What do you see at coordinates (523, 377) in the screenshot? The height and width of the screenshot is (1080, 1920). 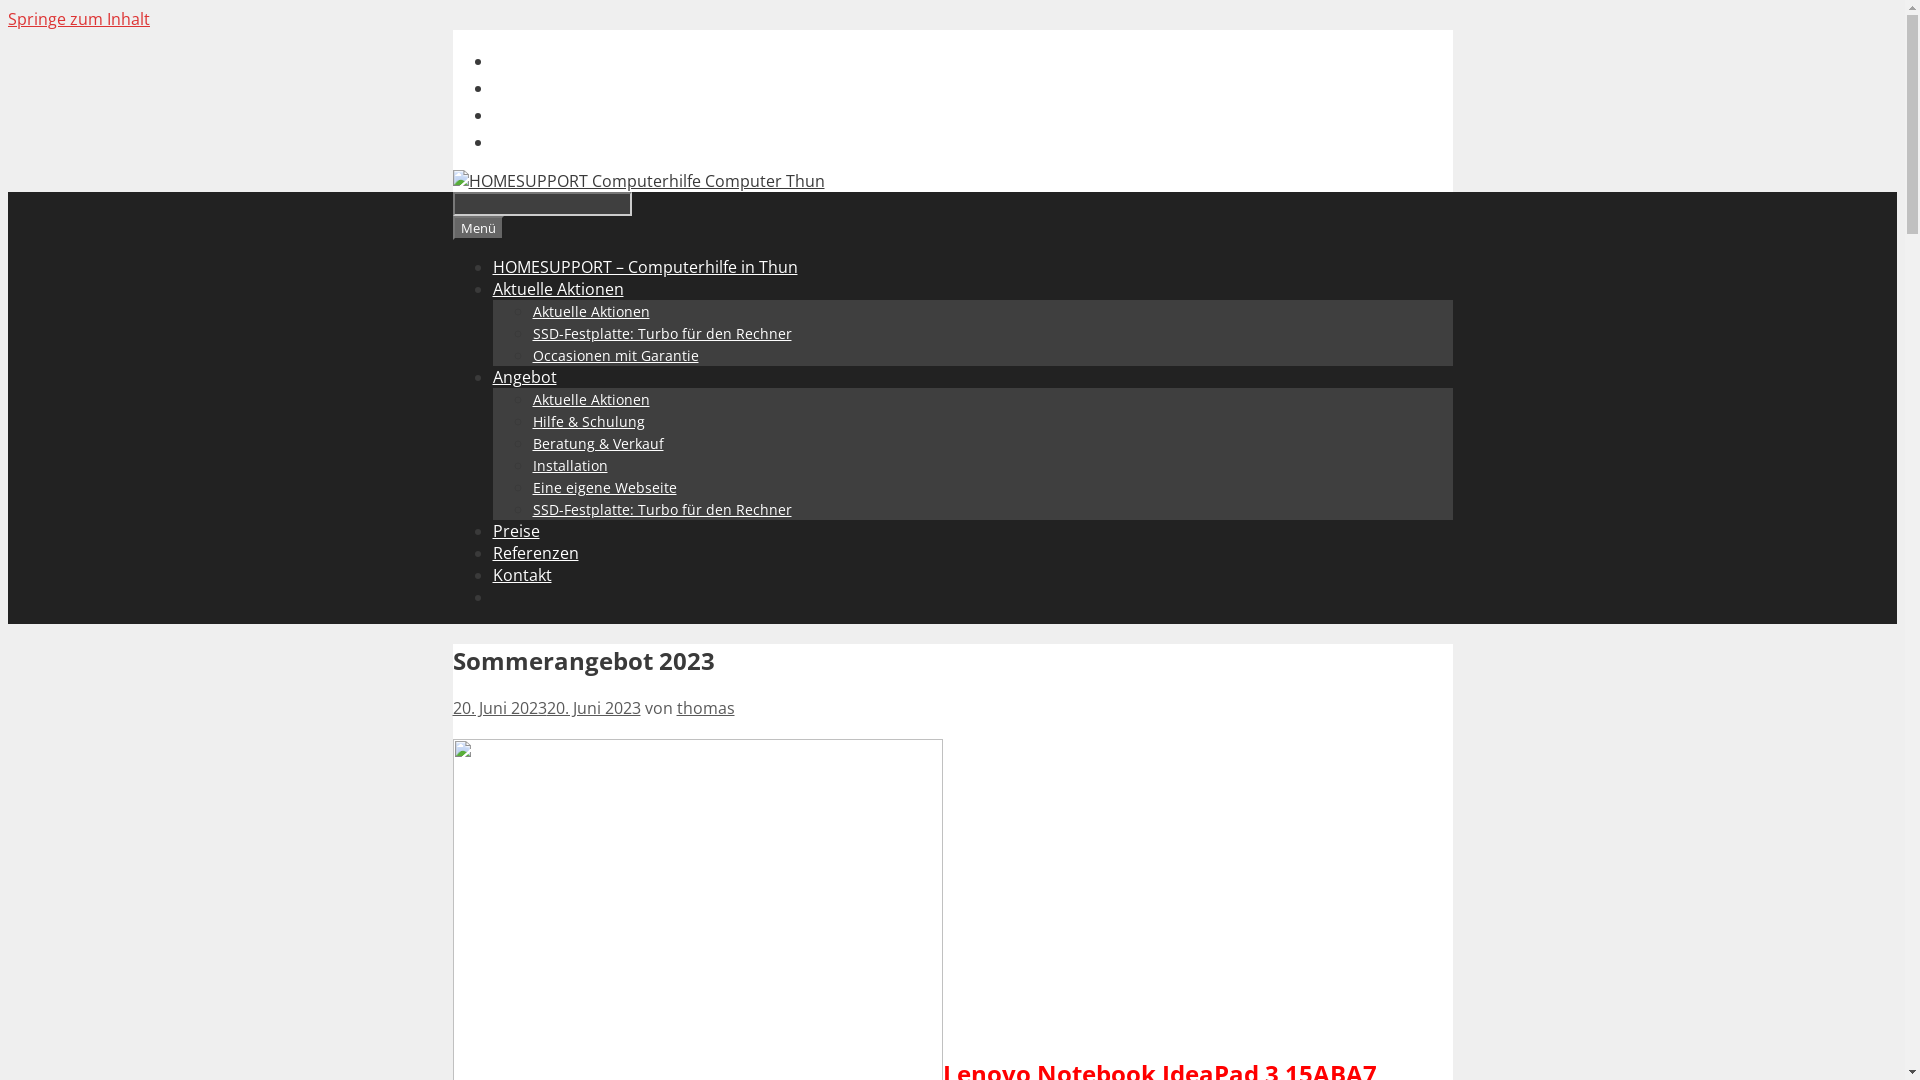 I see `'Angebot'` at bounding box center [523, 377].